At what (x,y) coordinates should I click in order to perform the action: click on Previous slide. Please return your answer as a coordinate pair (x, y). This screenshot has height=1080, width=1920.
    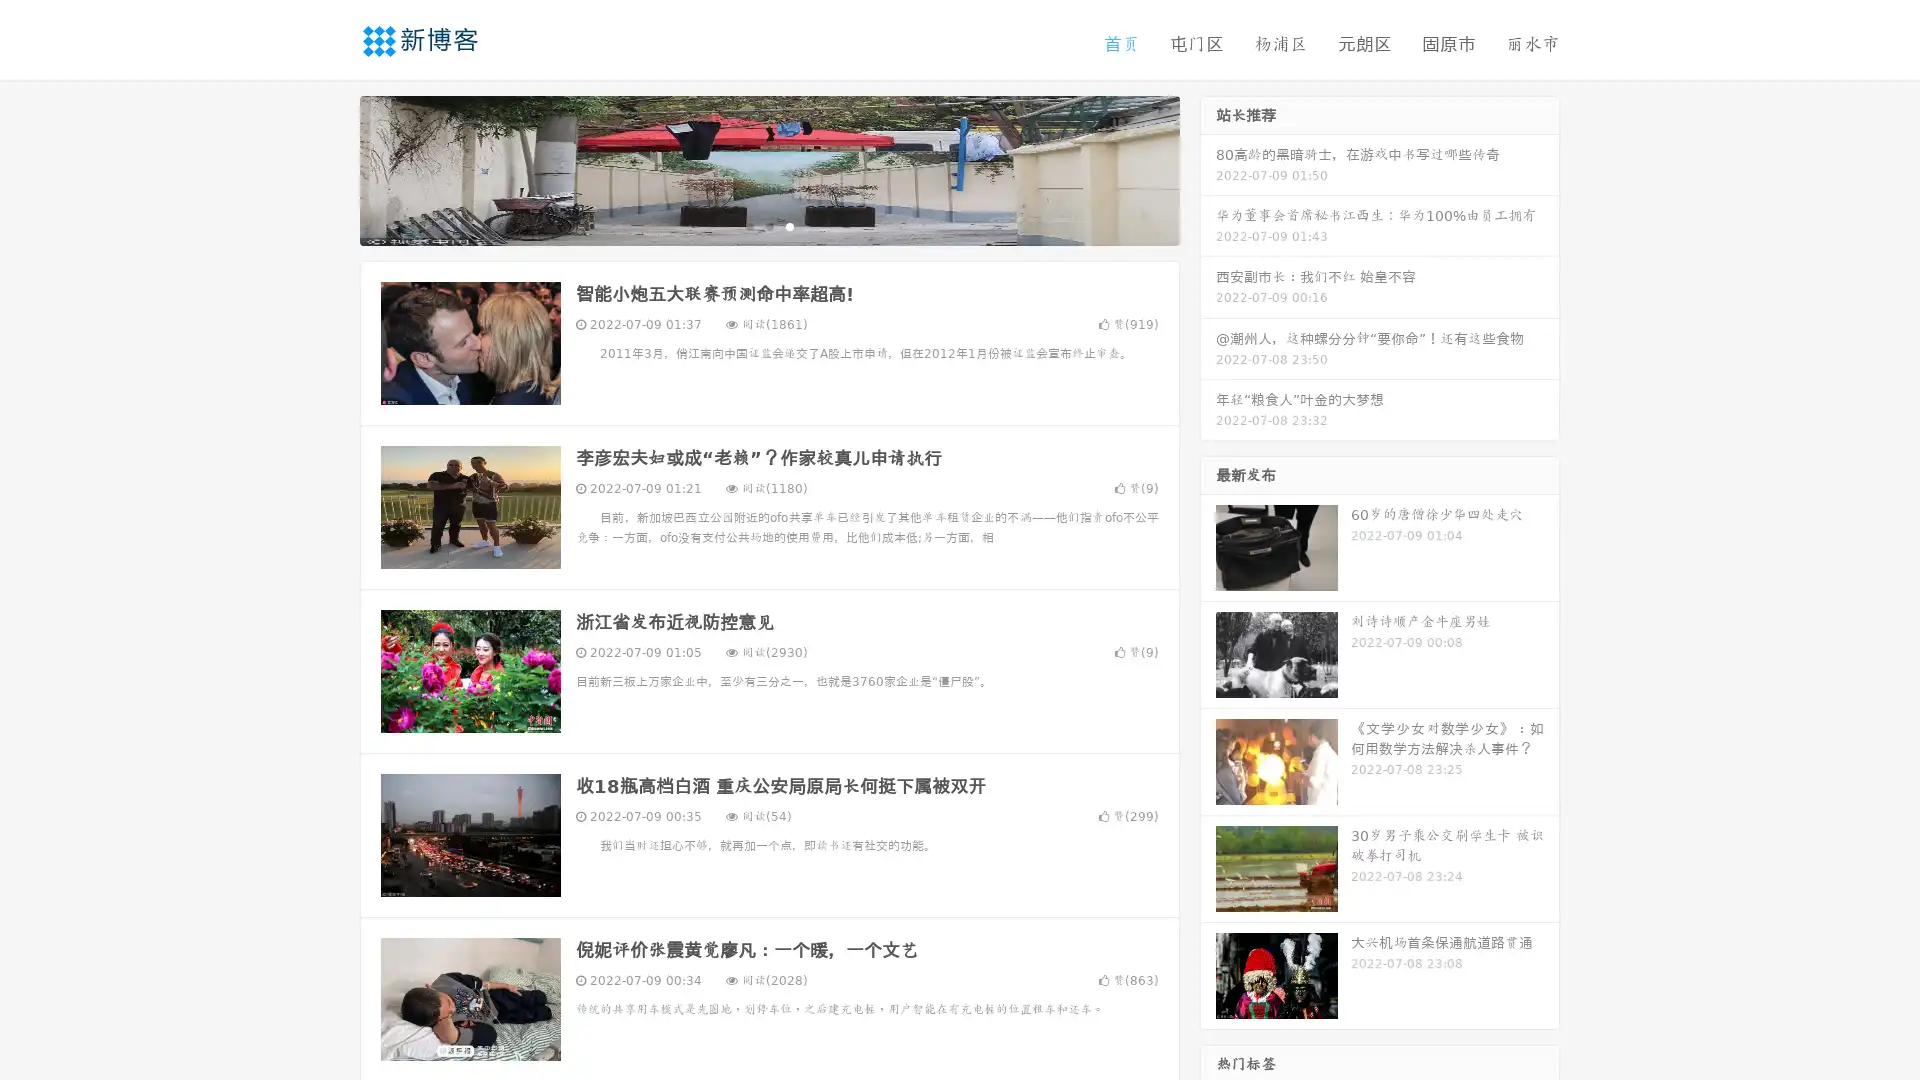
    Looking at the image, I should click on (330, 168).